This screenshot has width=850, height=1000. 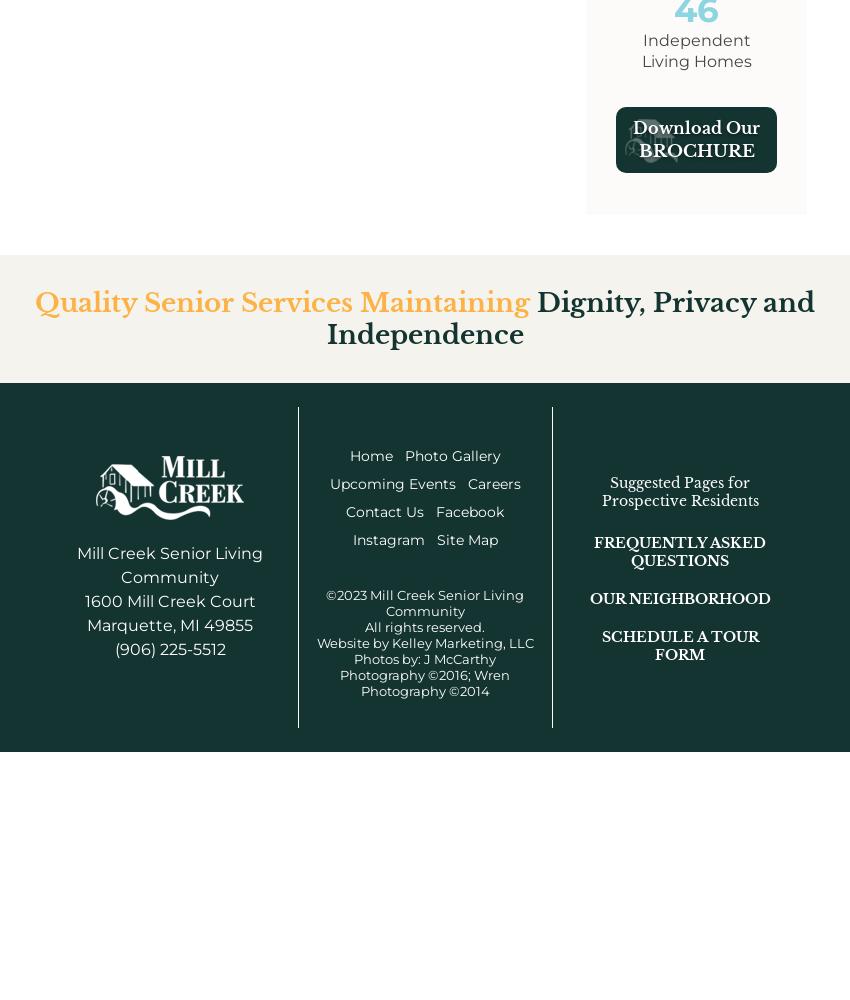 What do you see at coordinates (169, 649) in the screenshot?
I see `'(906) 225-5512'` at bounding box center [169, 649].